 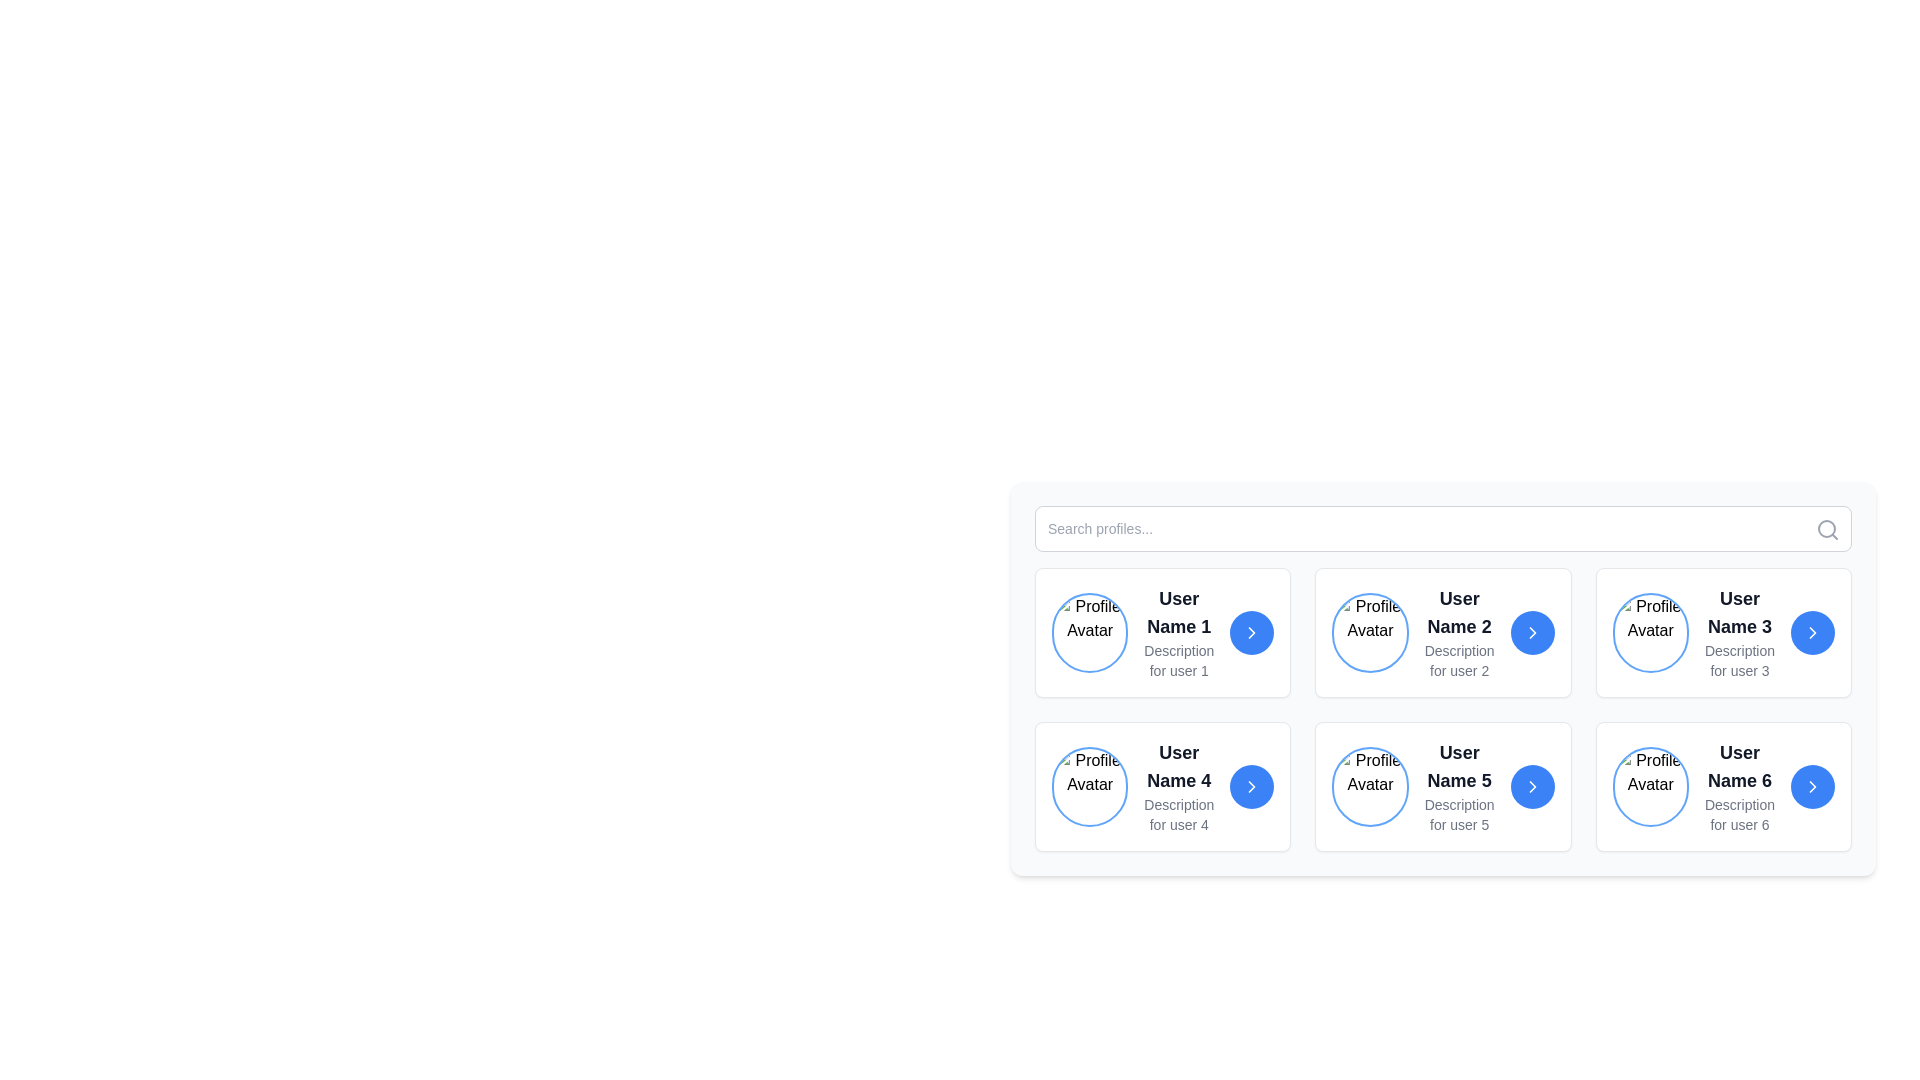 I want to click on the text display element that shows 'User Name 1' and 'Description for user 1', located in the upper-left user card within the central content area, so click(x=1179, y=632).